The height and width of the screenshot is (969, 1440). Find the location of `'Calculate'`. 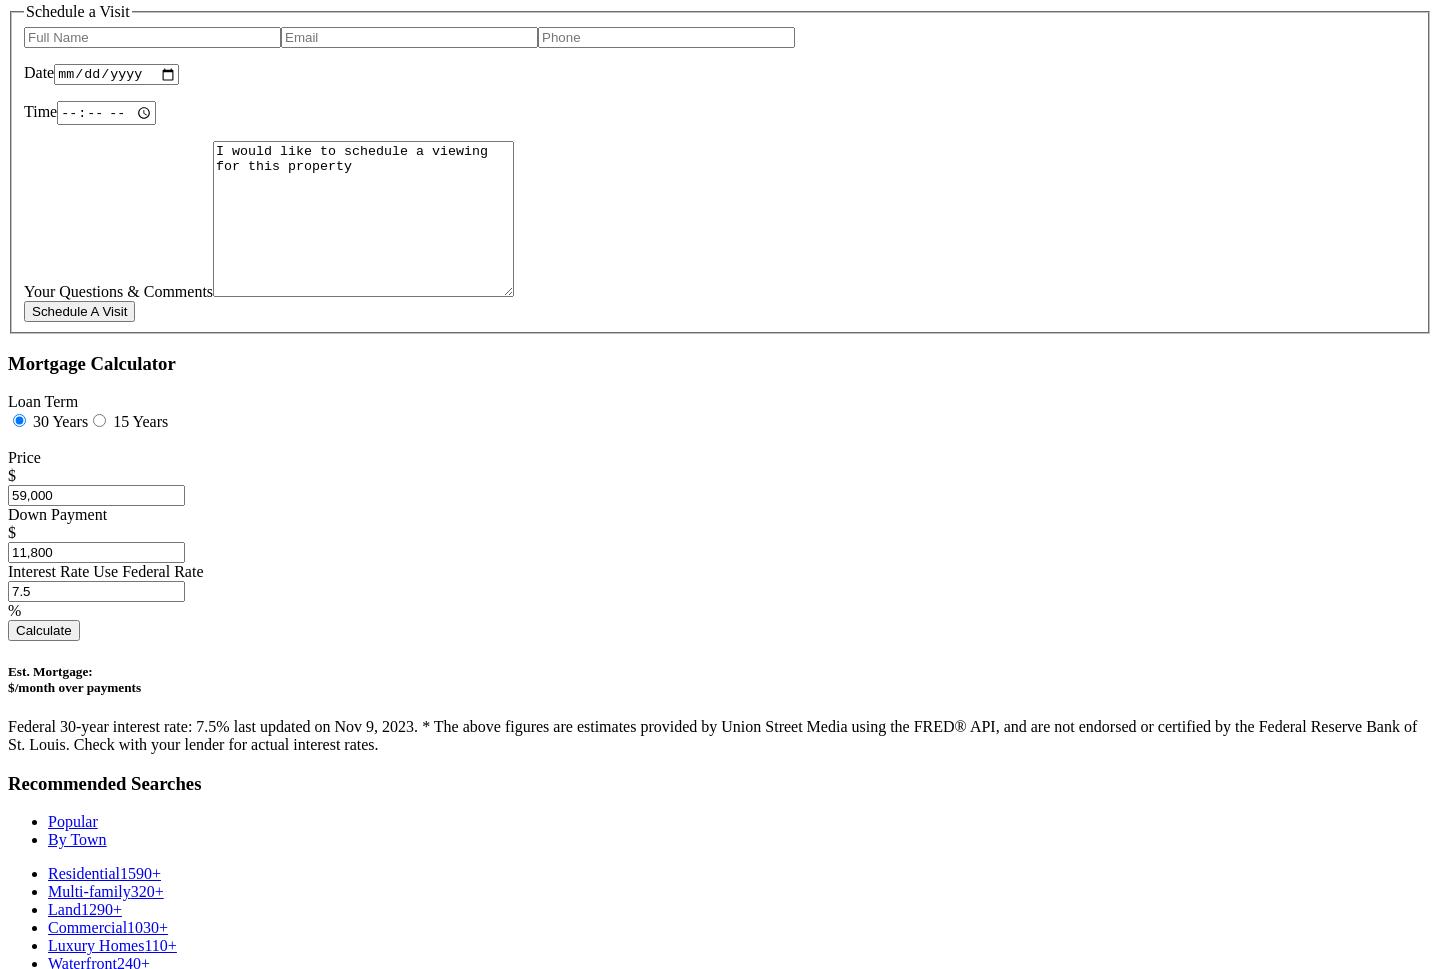

'Calculate' is located at coordinates (42, 630).